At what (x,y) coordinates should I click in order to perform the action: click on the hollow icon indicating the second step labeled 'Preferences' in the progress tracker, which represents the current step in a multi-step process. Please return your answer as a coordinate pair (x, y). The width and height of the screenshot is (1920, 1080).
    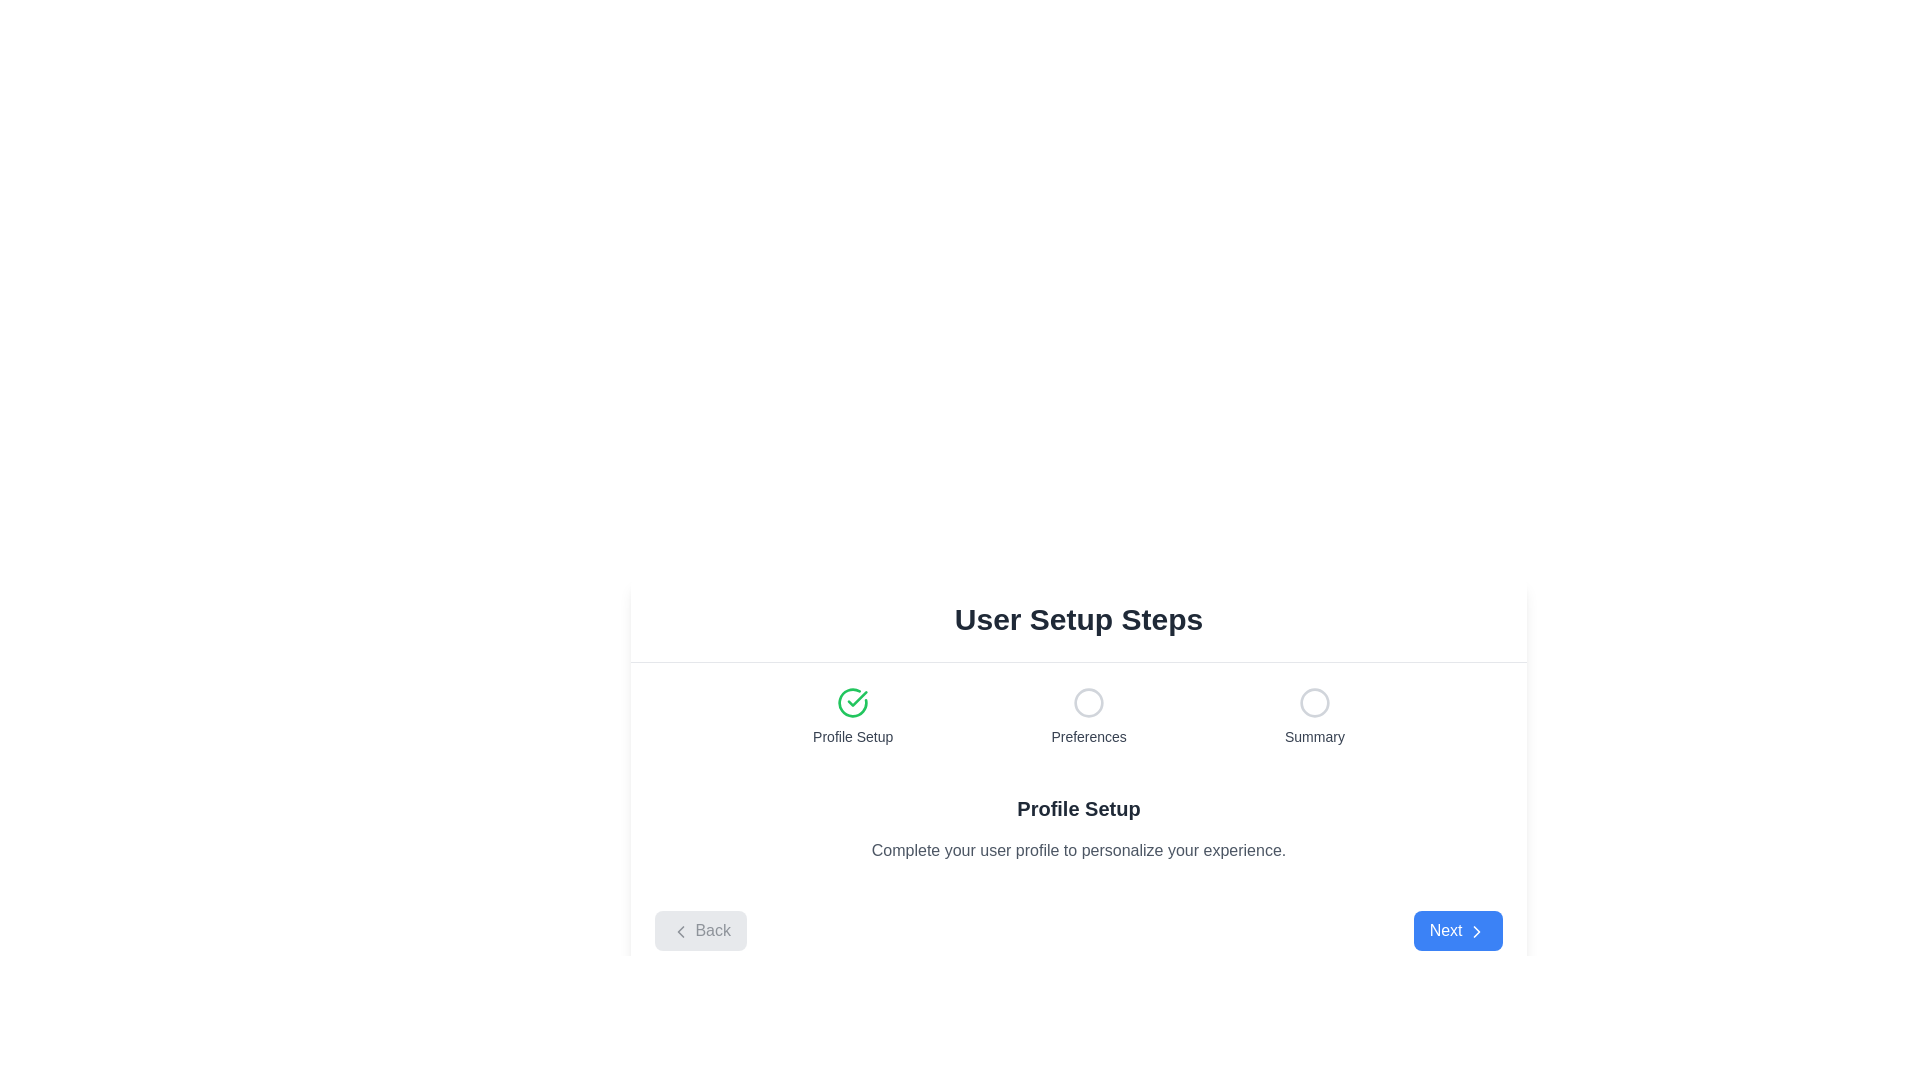
    Looking at the image, I should click on (1088, 701).